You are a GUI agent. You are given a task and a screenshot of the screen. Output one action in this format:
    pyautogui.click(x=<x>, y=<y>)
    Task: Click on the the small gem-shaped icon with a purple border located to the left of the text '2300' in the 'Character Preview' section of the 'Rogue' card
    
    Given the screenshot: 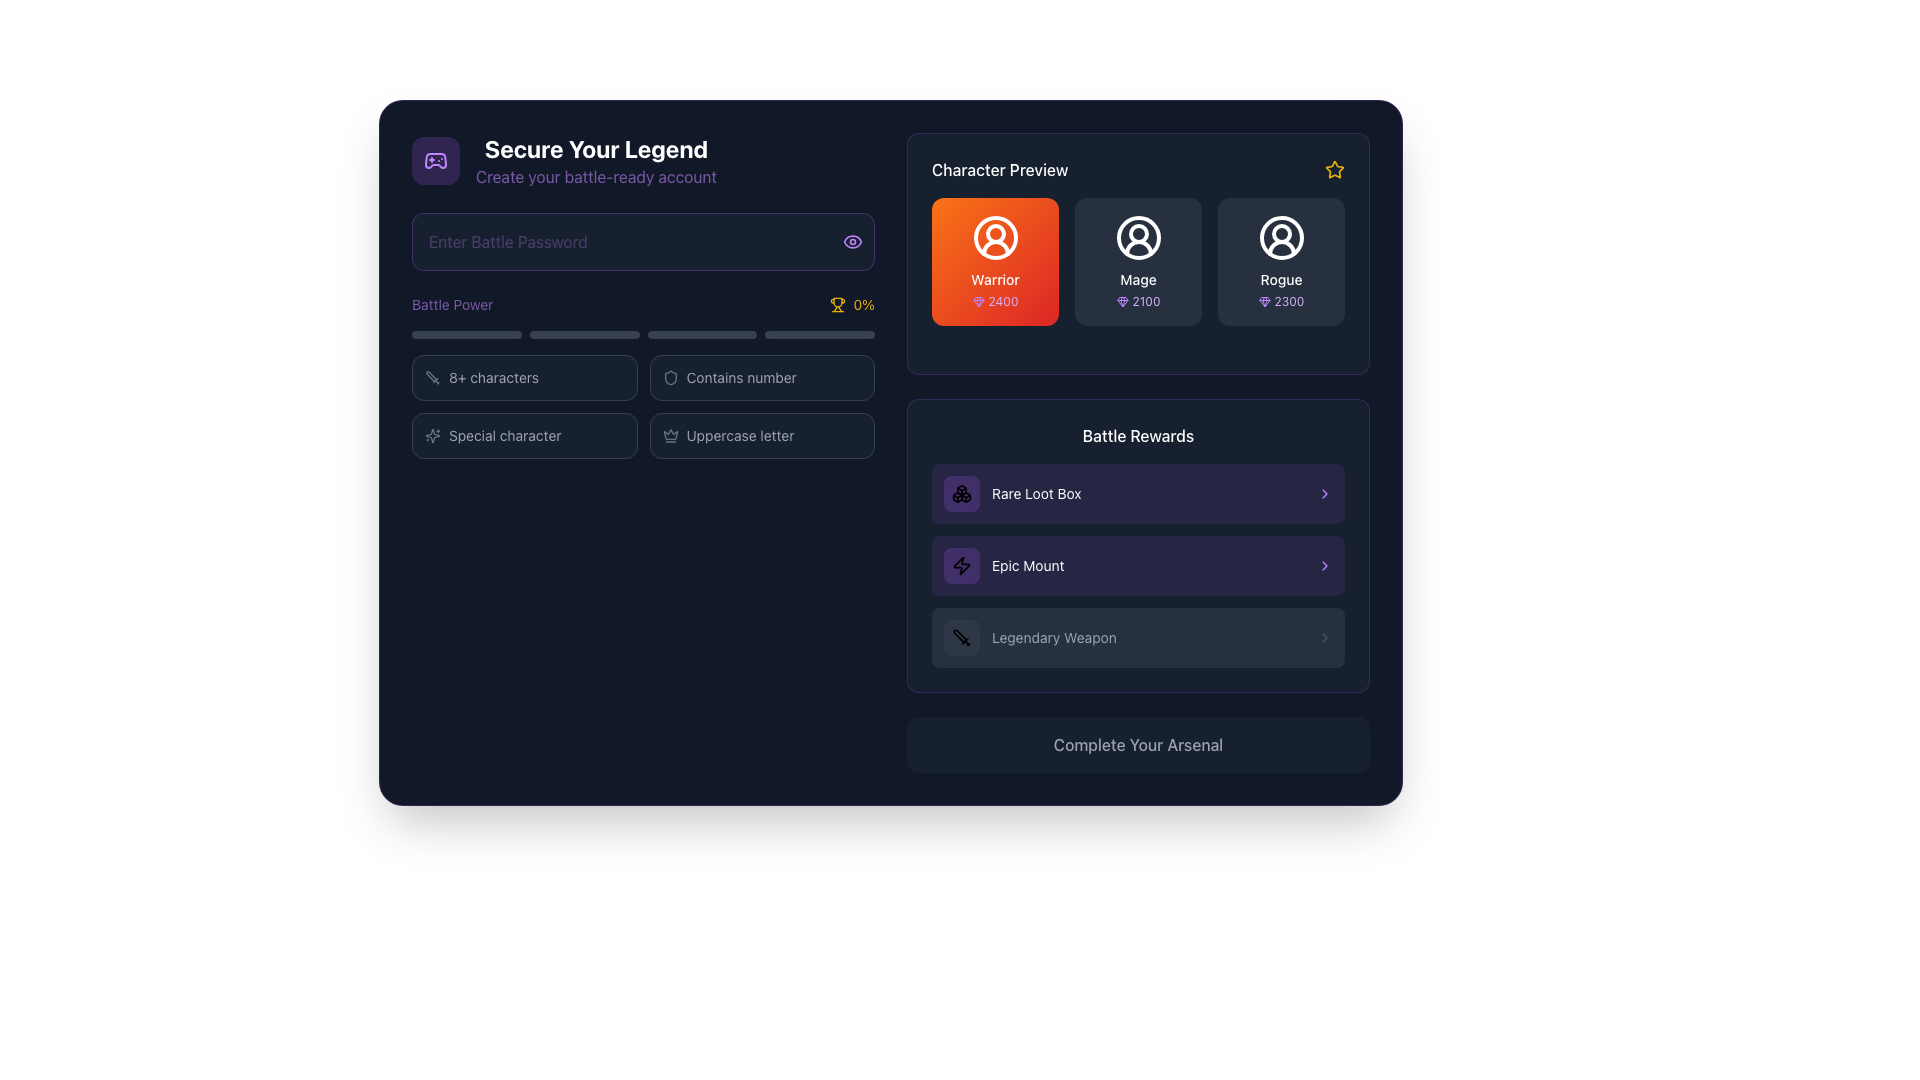 What is the action you would take?
    pyautogui.click(x=1263, y=301)
    